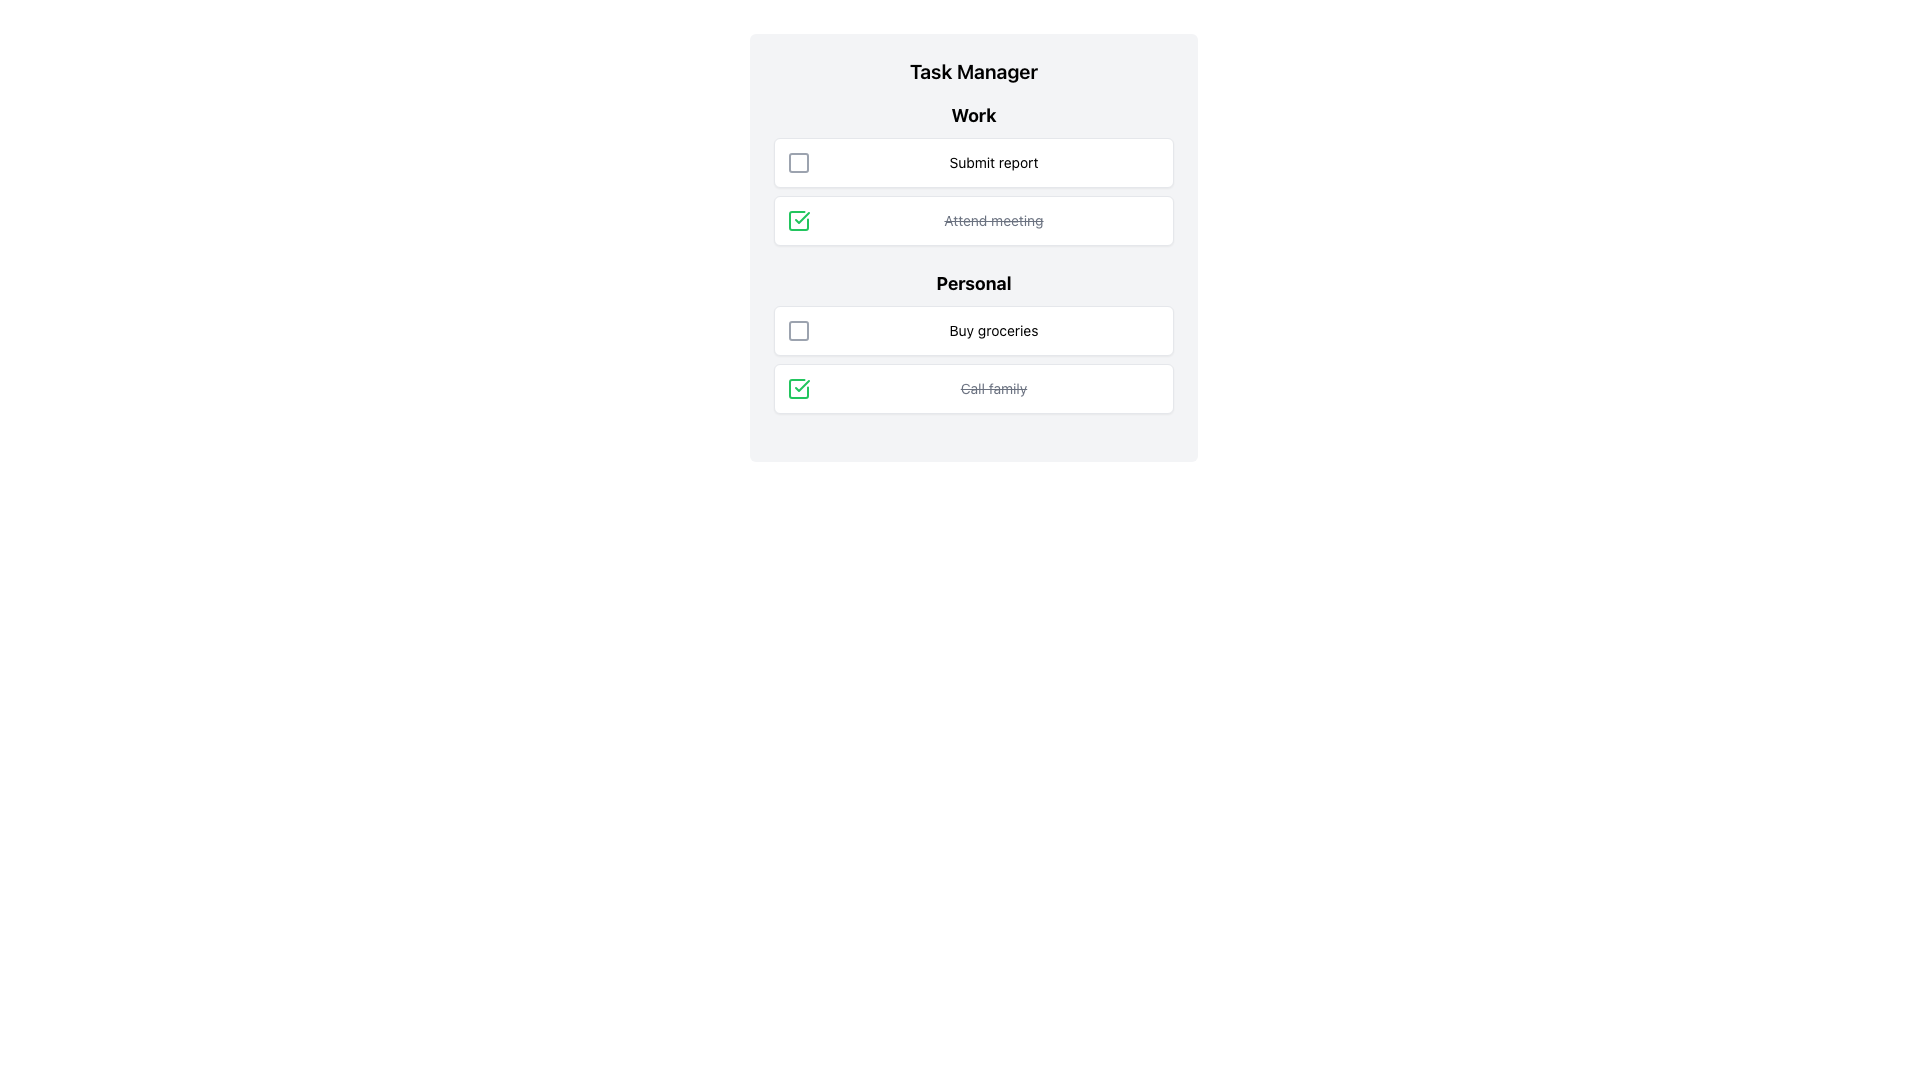 The width and height of the screenshot is (1920, 1080). Describe the element at coordinates (993, 330) in the screenshot. I see `the text label containing the phrase 'Buy groceries'` at that location.